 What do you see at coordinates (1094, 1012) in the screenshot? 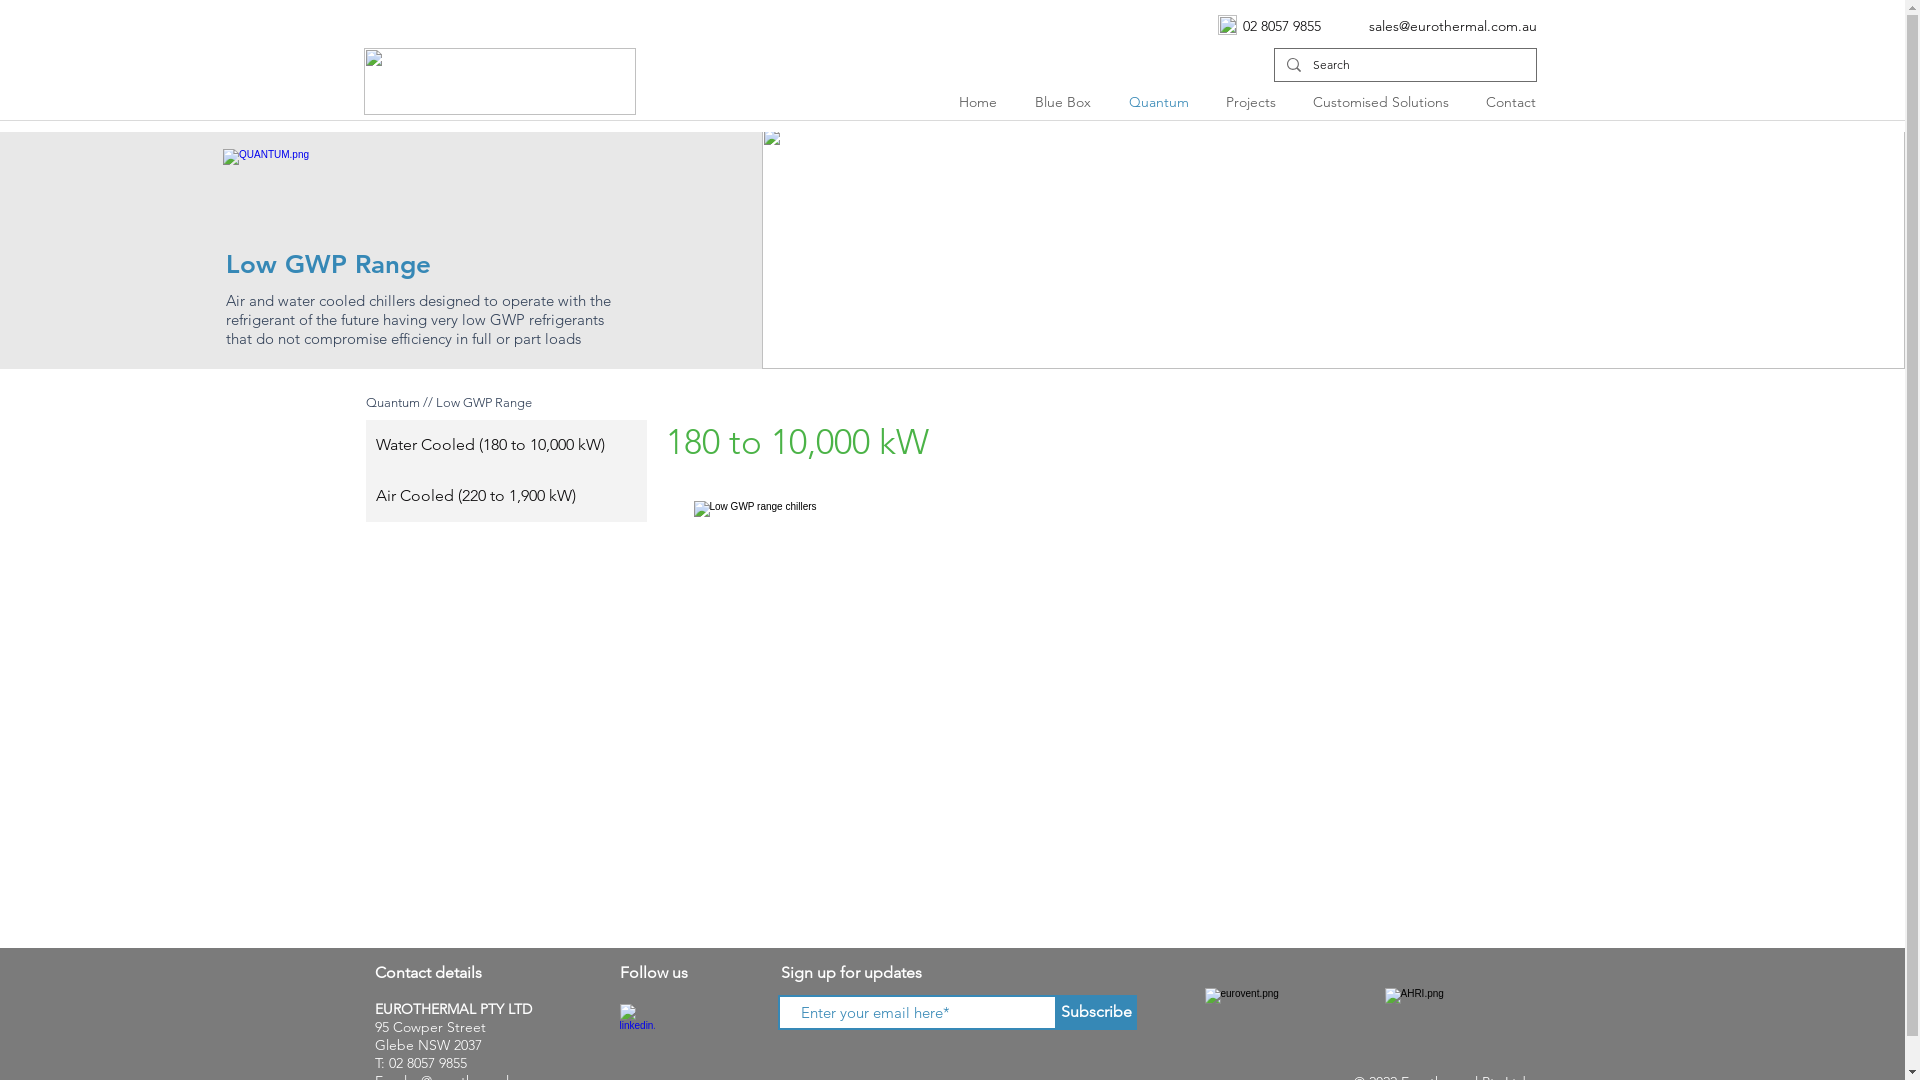
I see `'Subscribe'` at bounding box center [1094, 1012].